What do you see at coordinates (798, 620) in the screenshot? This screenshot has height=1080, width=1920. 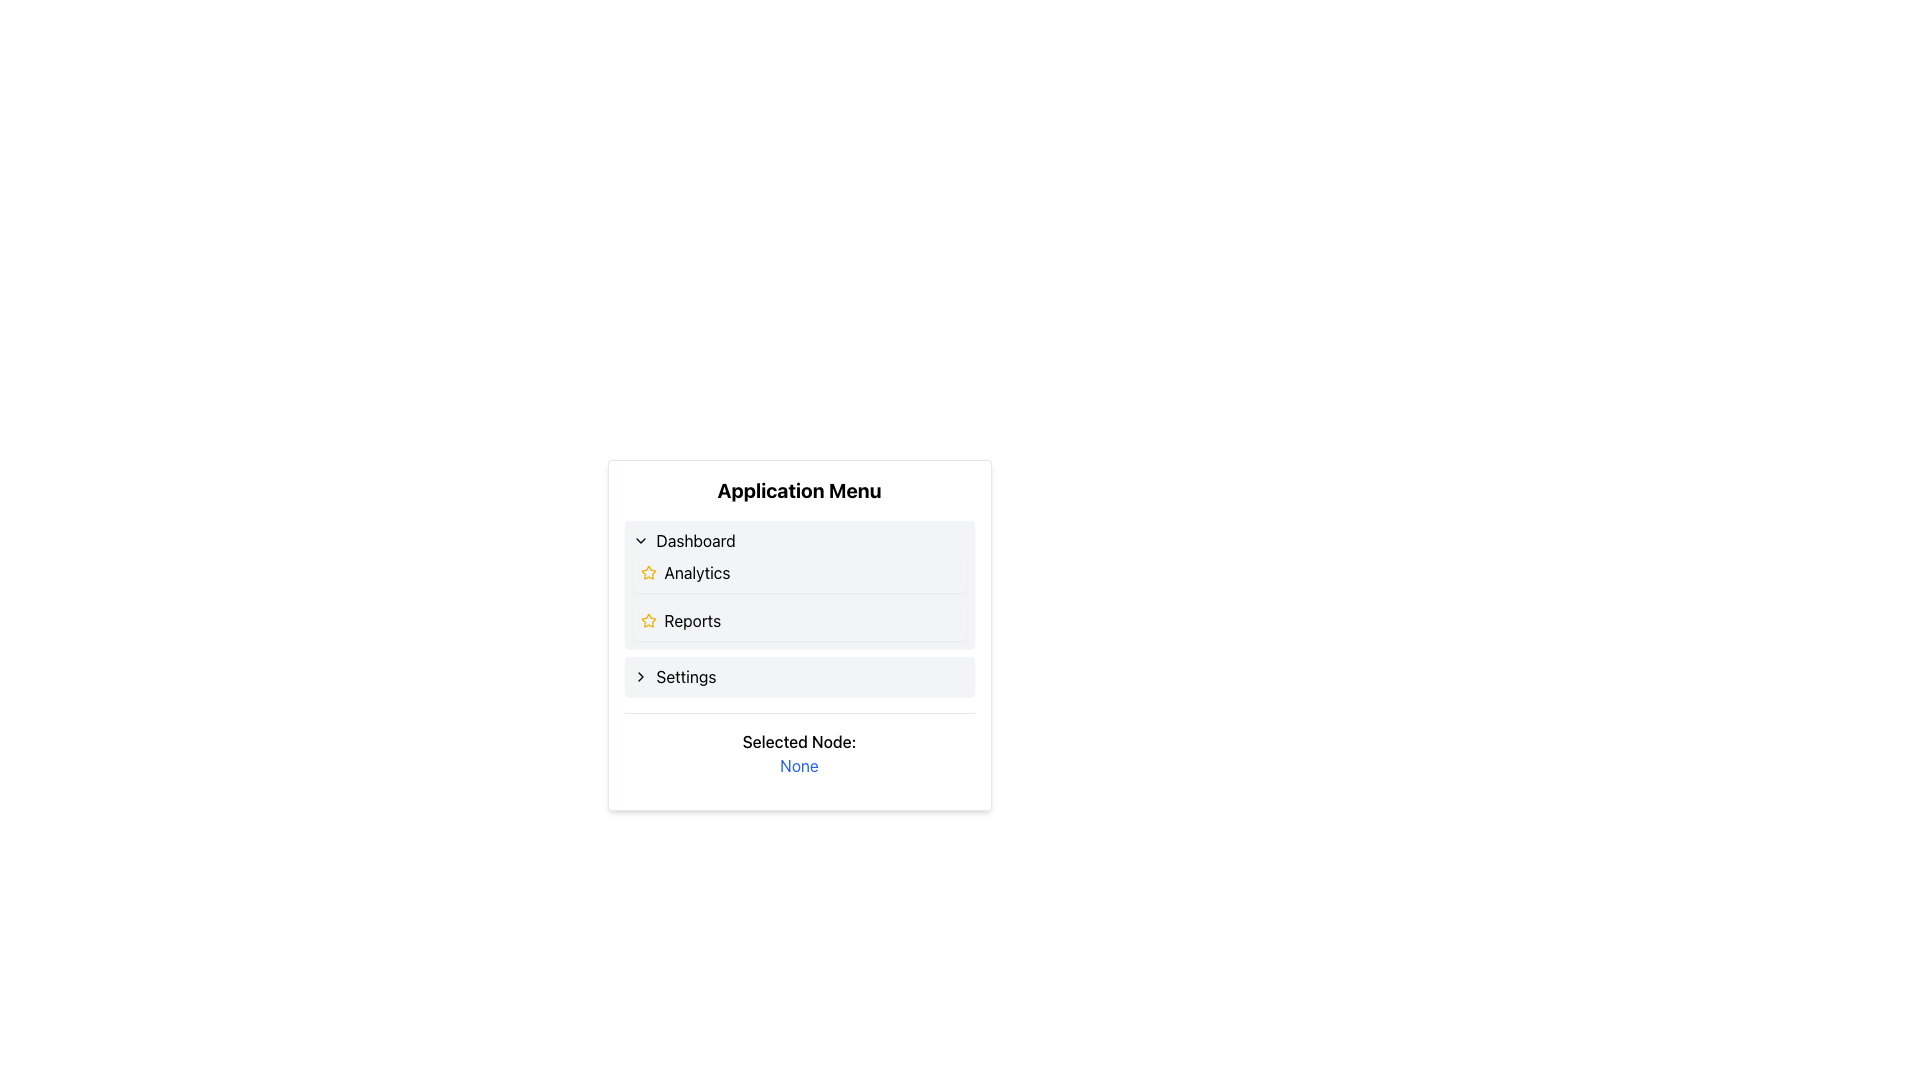 I see `the 'Reports' button located in the Analytics section of the application menu` at bounding box center [798, 620].